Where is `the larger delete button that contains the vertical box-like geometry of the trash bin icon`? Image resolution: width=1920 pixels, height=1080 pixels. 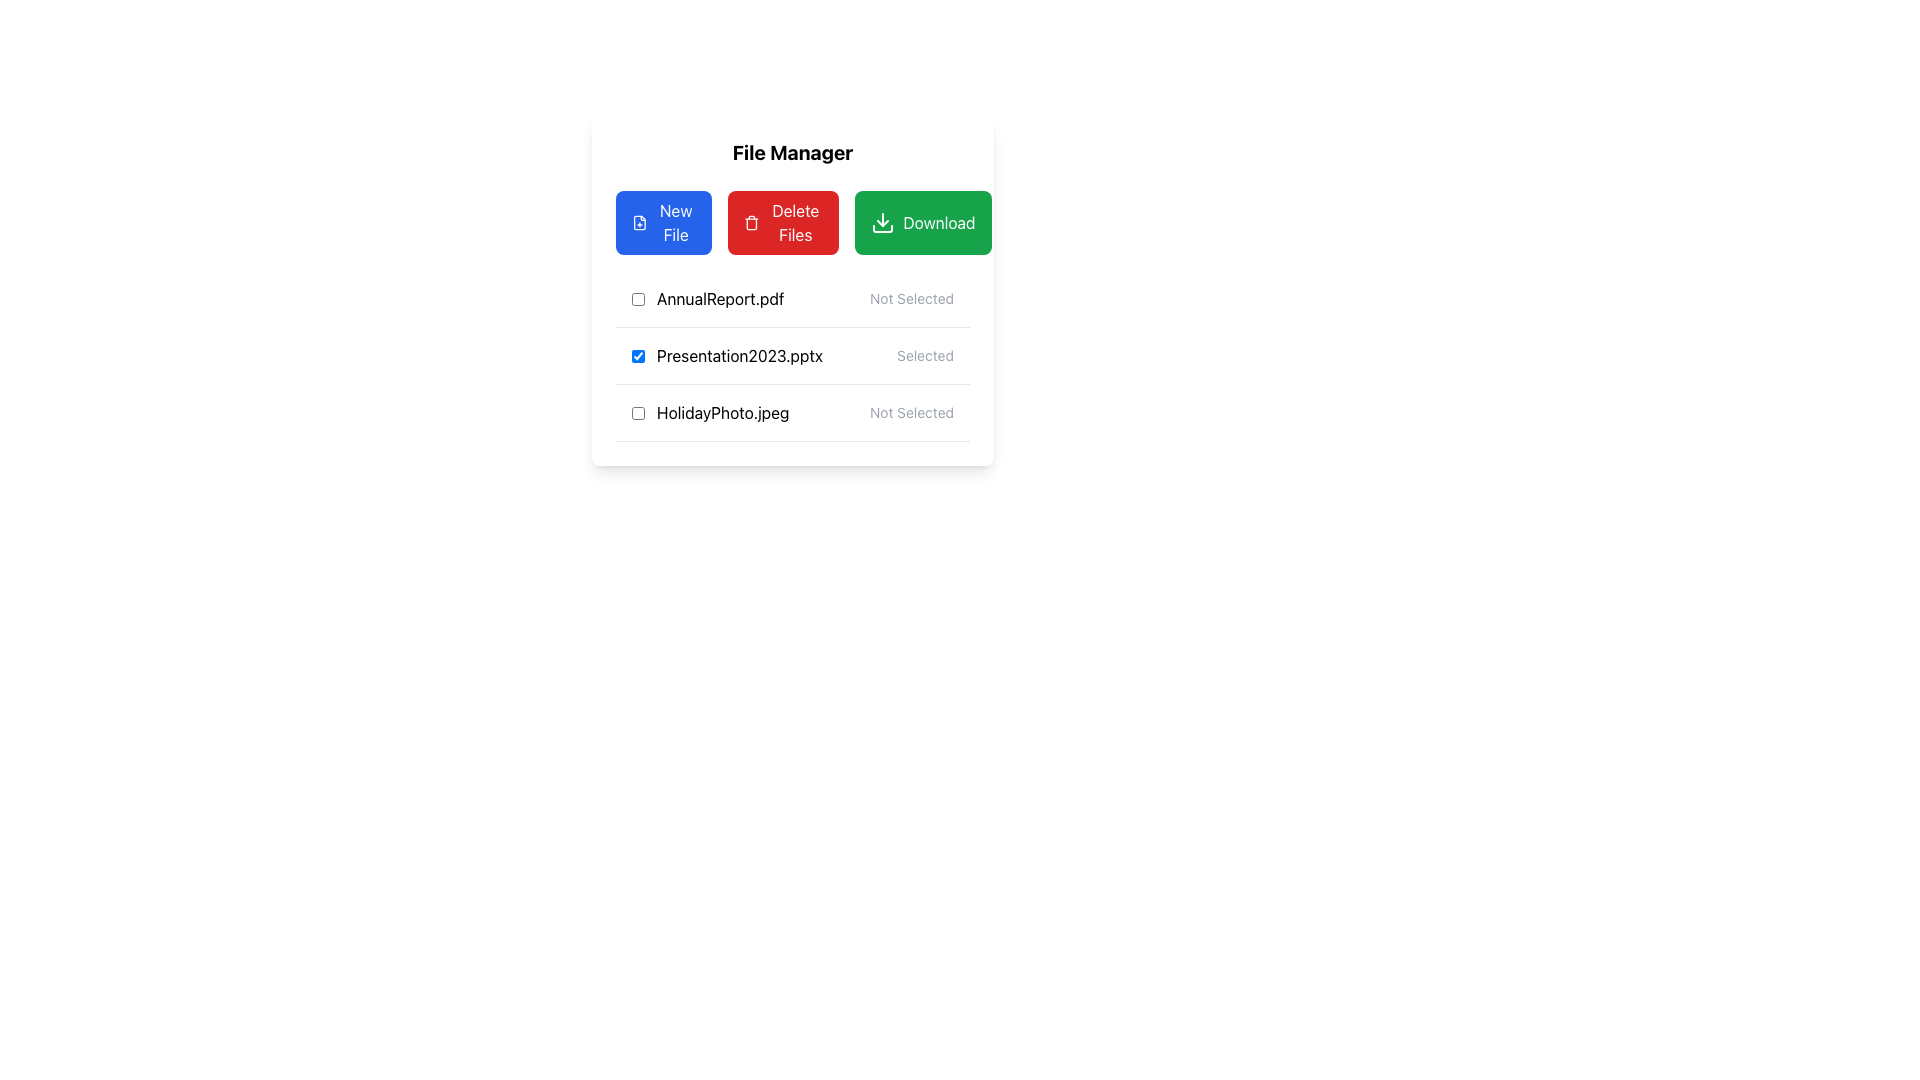 the larger delete button that contains the vertical box-like geometry of the trash bin icon is located at coordinates (751, 224).